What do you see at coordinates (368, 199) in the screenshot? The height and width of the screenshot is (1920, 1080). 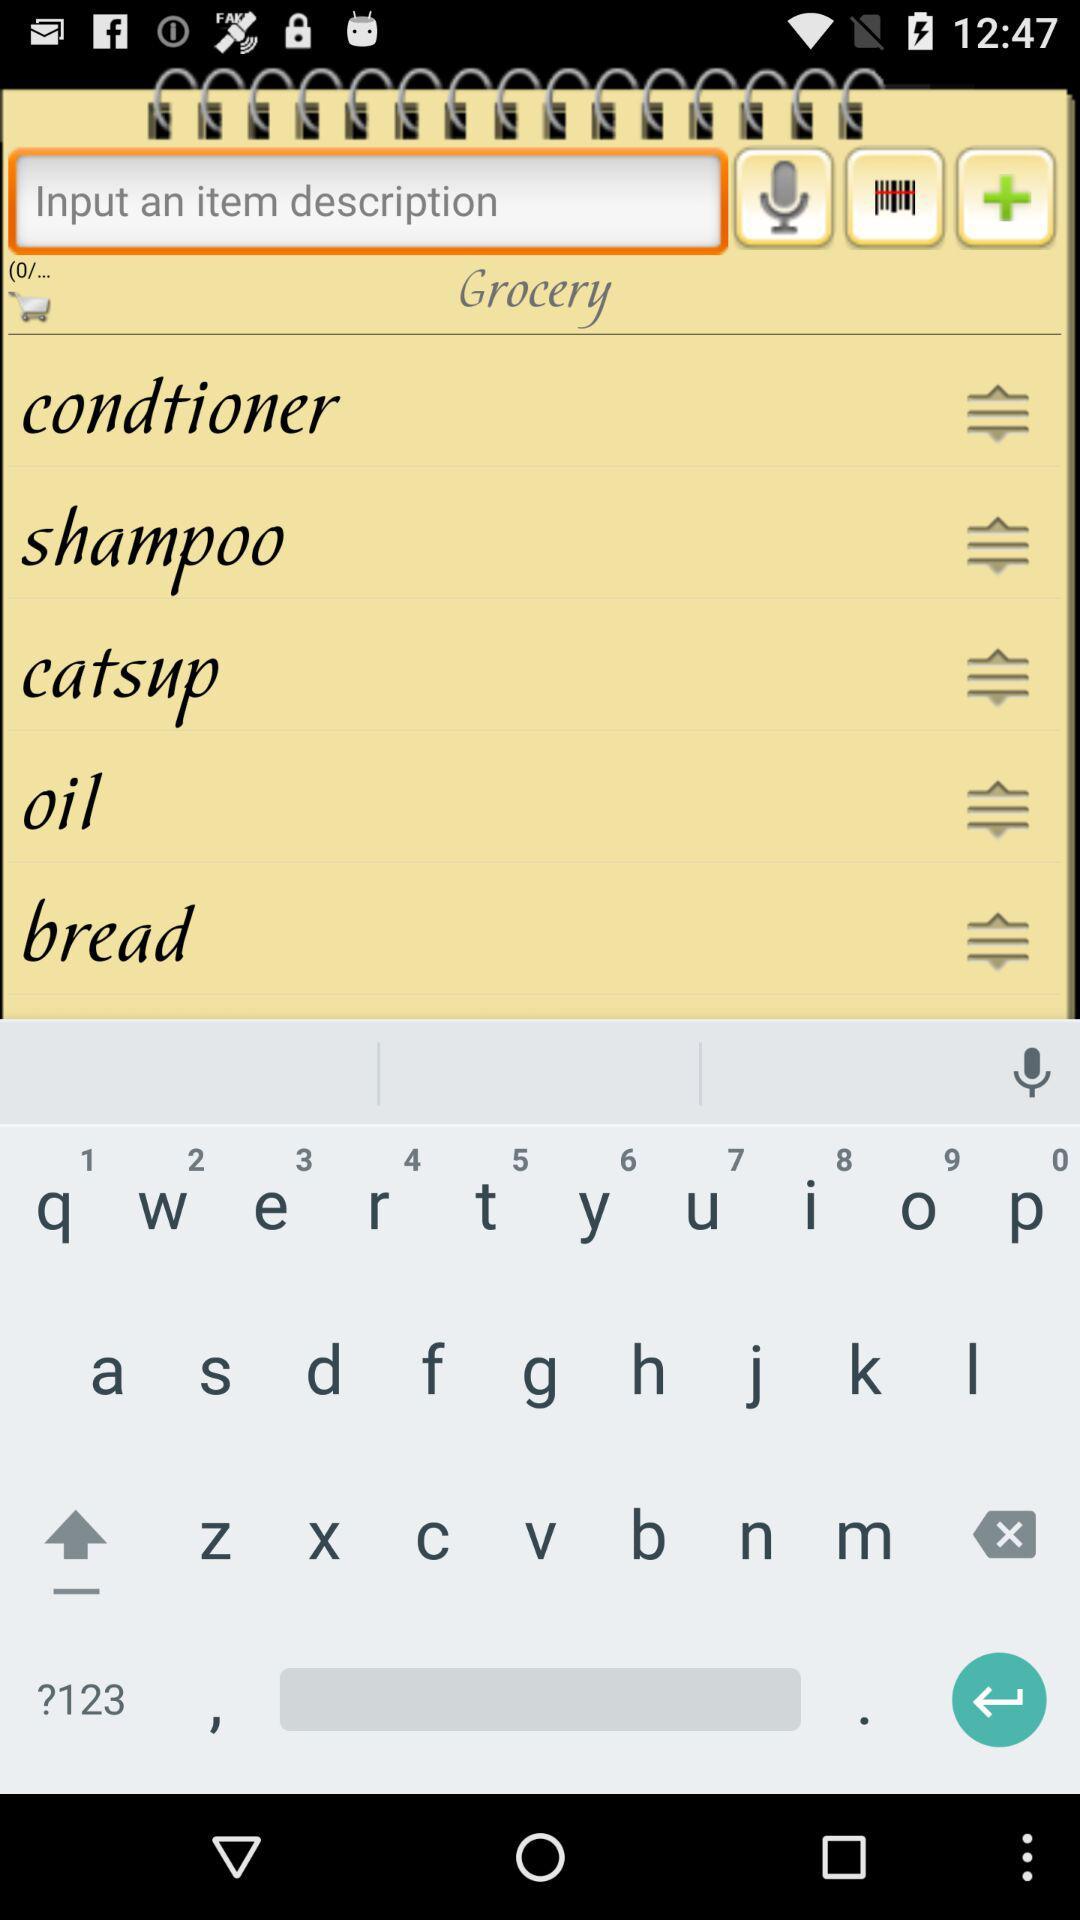 I see `search bar` at bounding box center [368, 199].